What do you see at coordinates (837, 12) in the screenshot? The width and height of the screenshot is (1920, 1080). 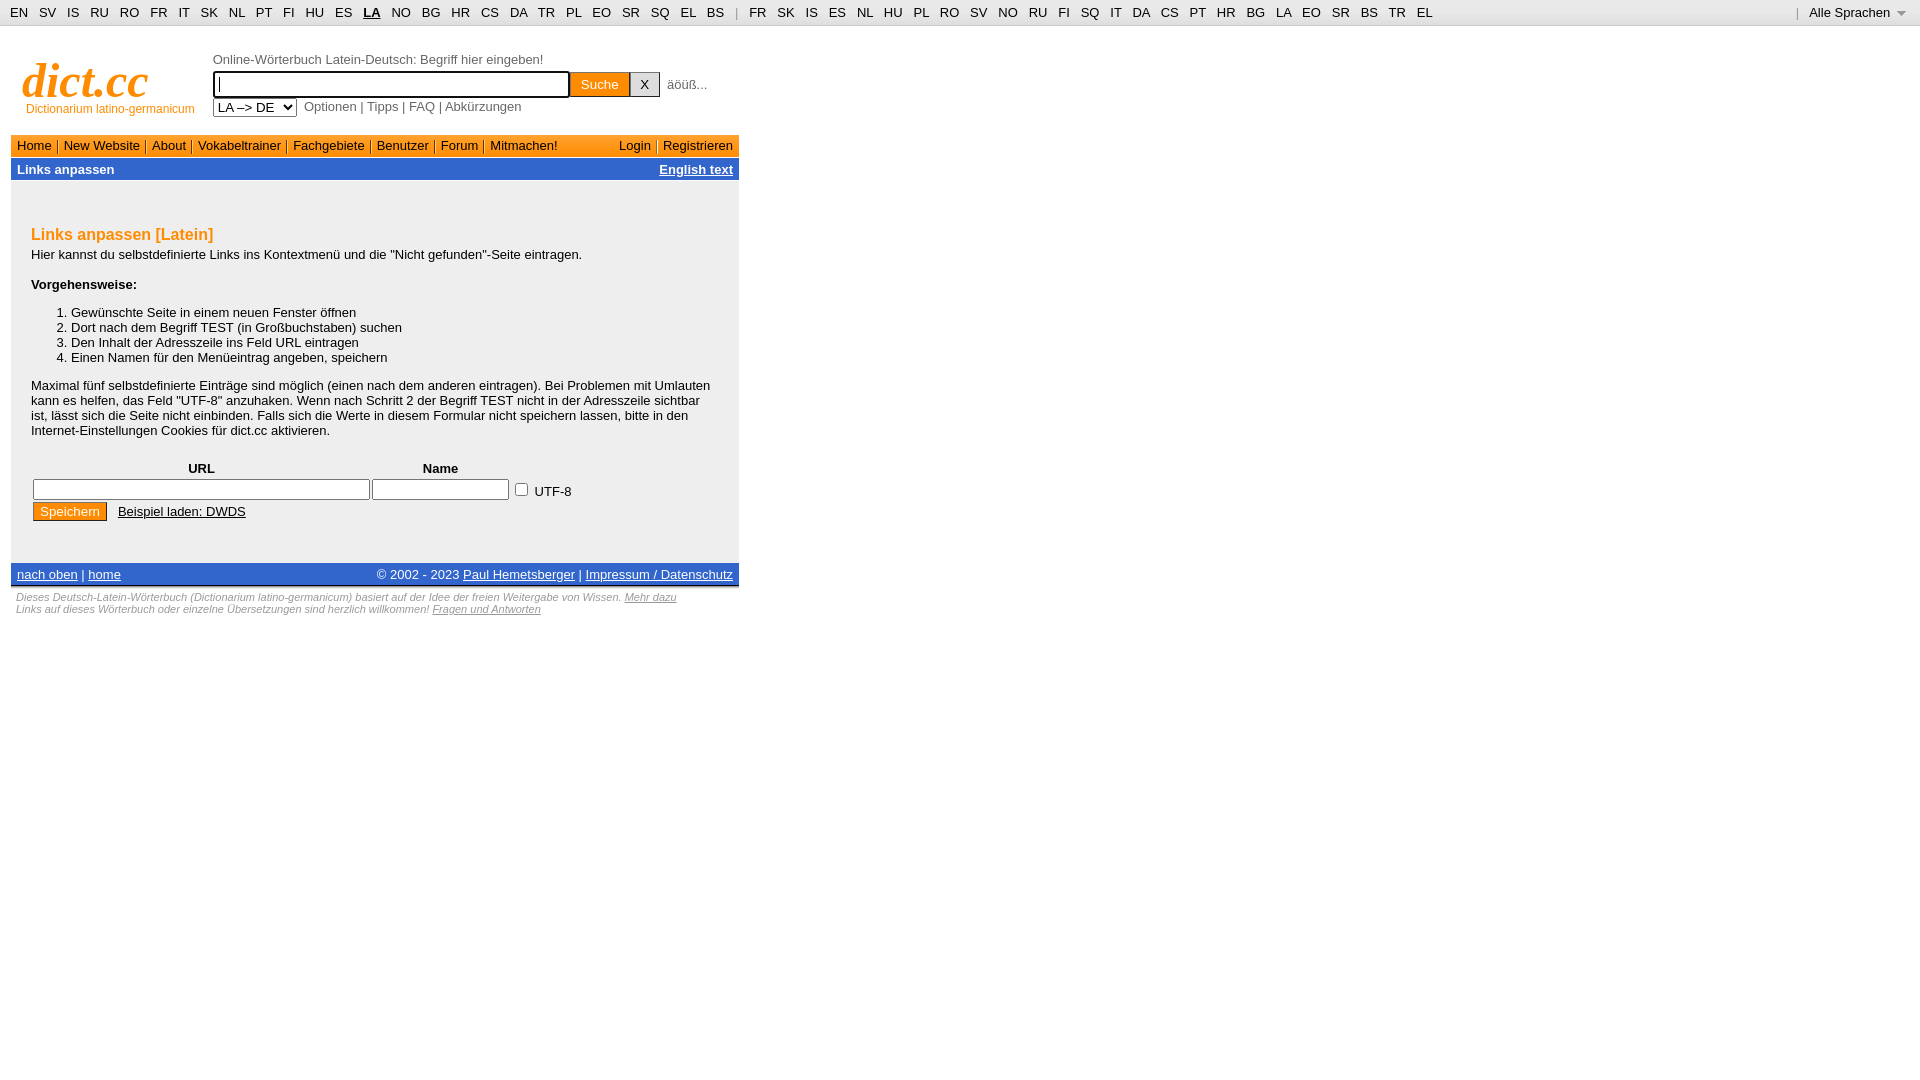 I see `'ES'` at bounding box center [837, 12].